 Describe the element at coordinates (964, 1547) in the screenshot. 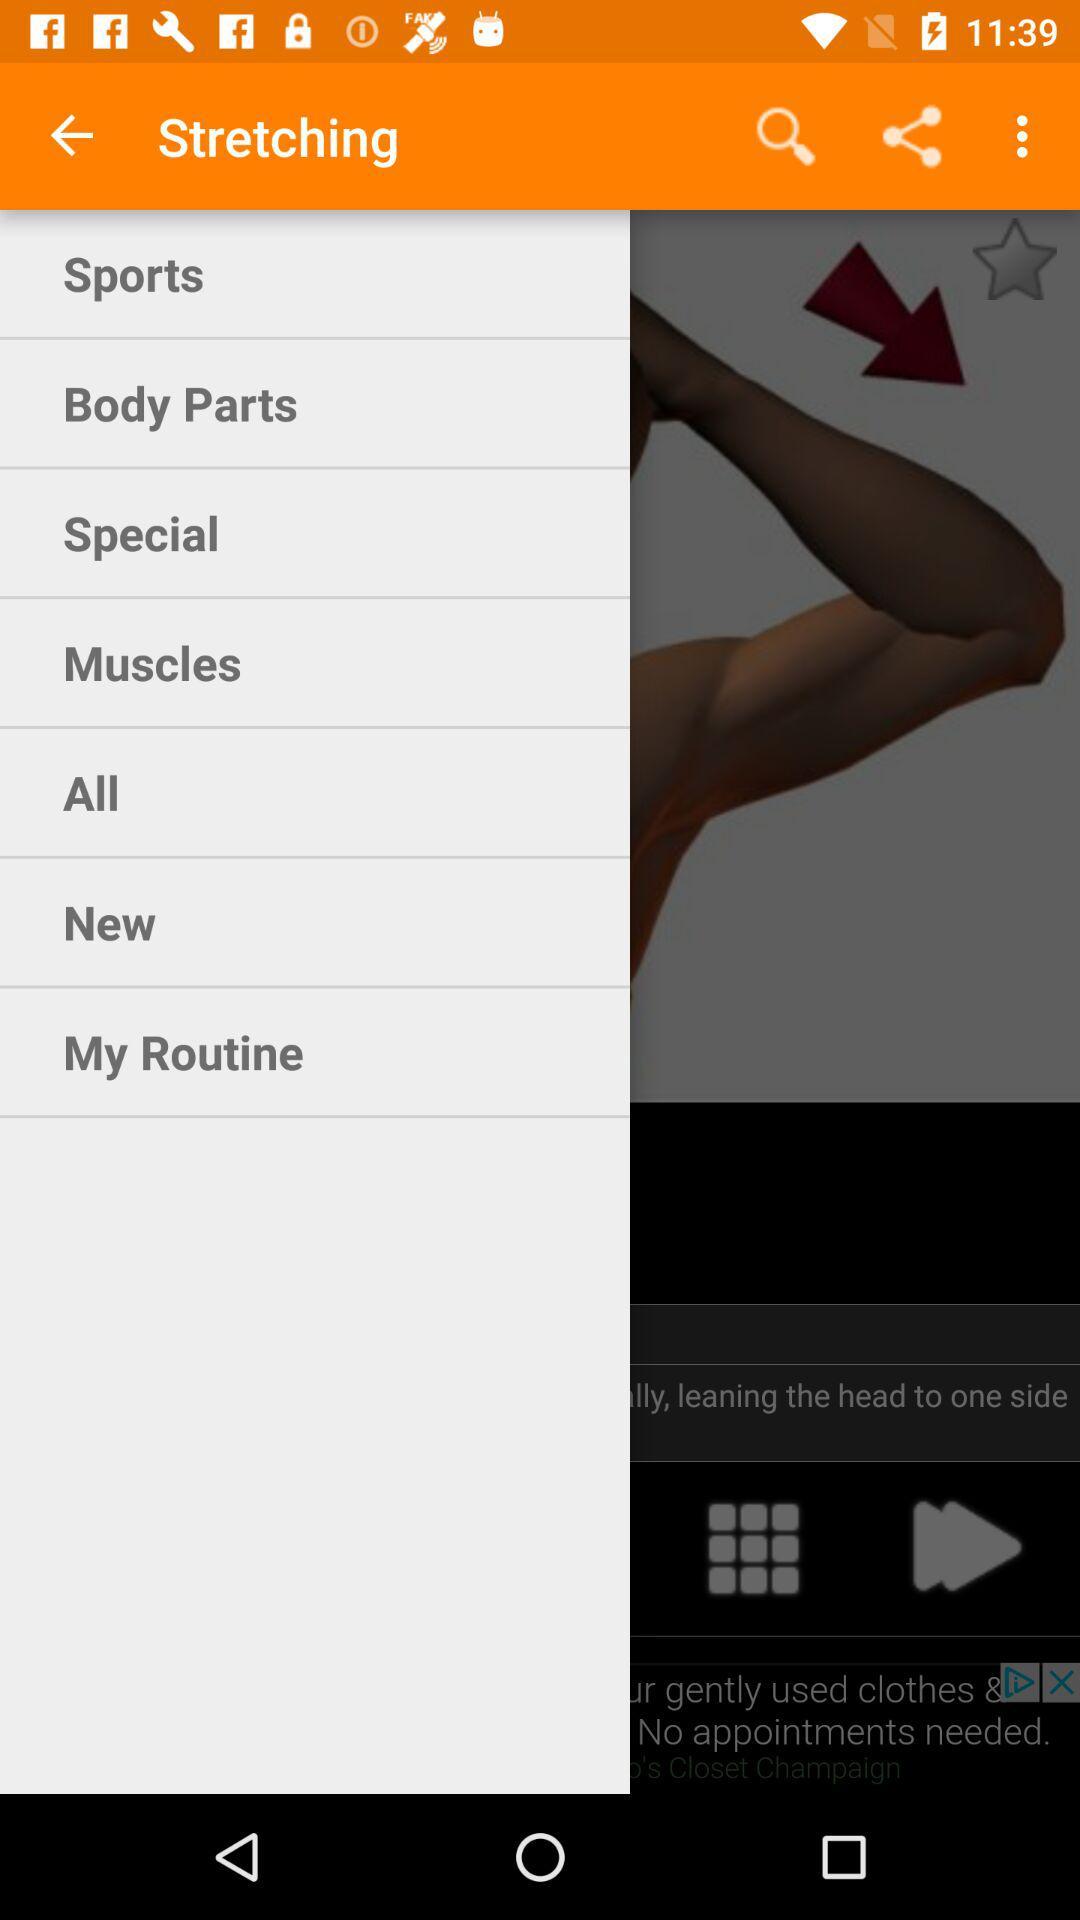

I see `the arrow_forward icon` at that location.